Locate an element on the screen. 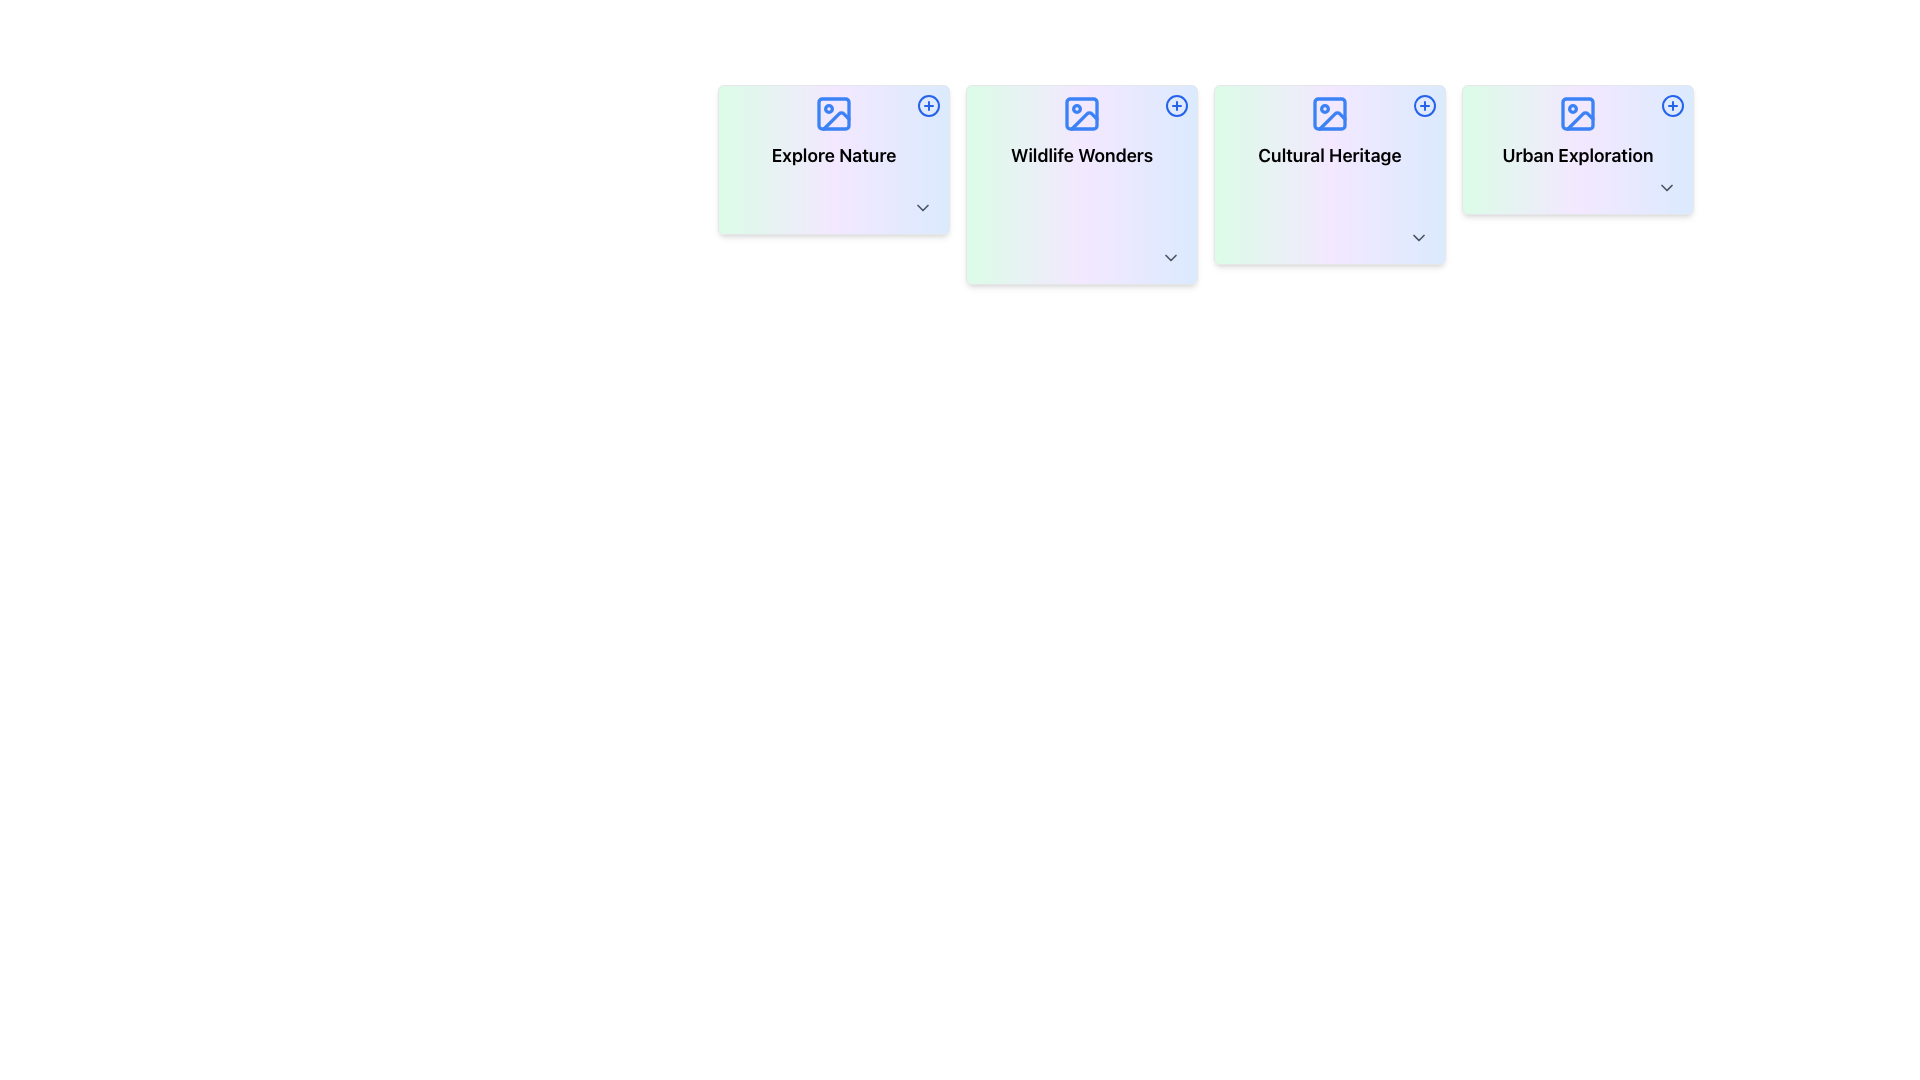  the center of the 'Explore Nature' card, which is the first card in the grid layout located in the top-left corner is located at coordinates (834, 158).